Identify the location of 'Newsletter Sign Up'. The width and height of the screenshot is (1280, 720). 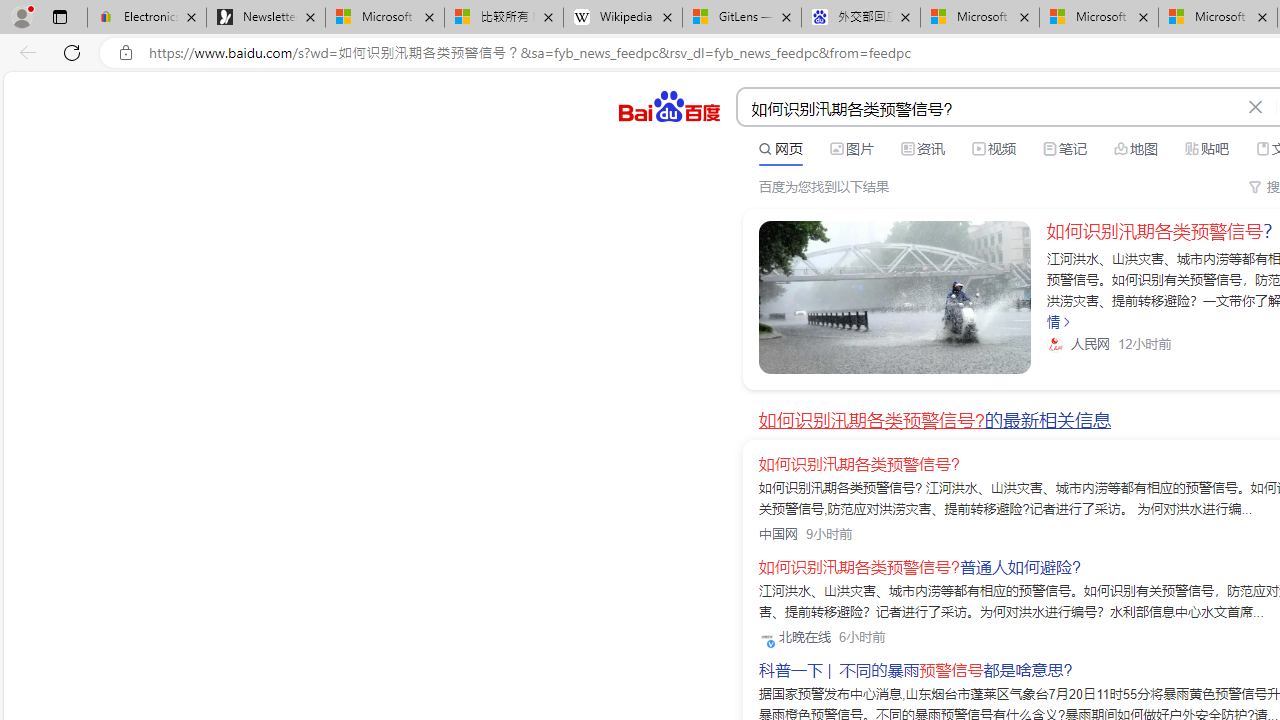
(265, 17).